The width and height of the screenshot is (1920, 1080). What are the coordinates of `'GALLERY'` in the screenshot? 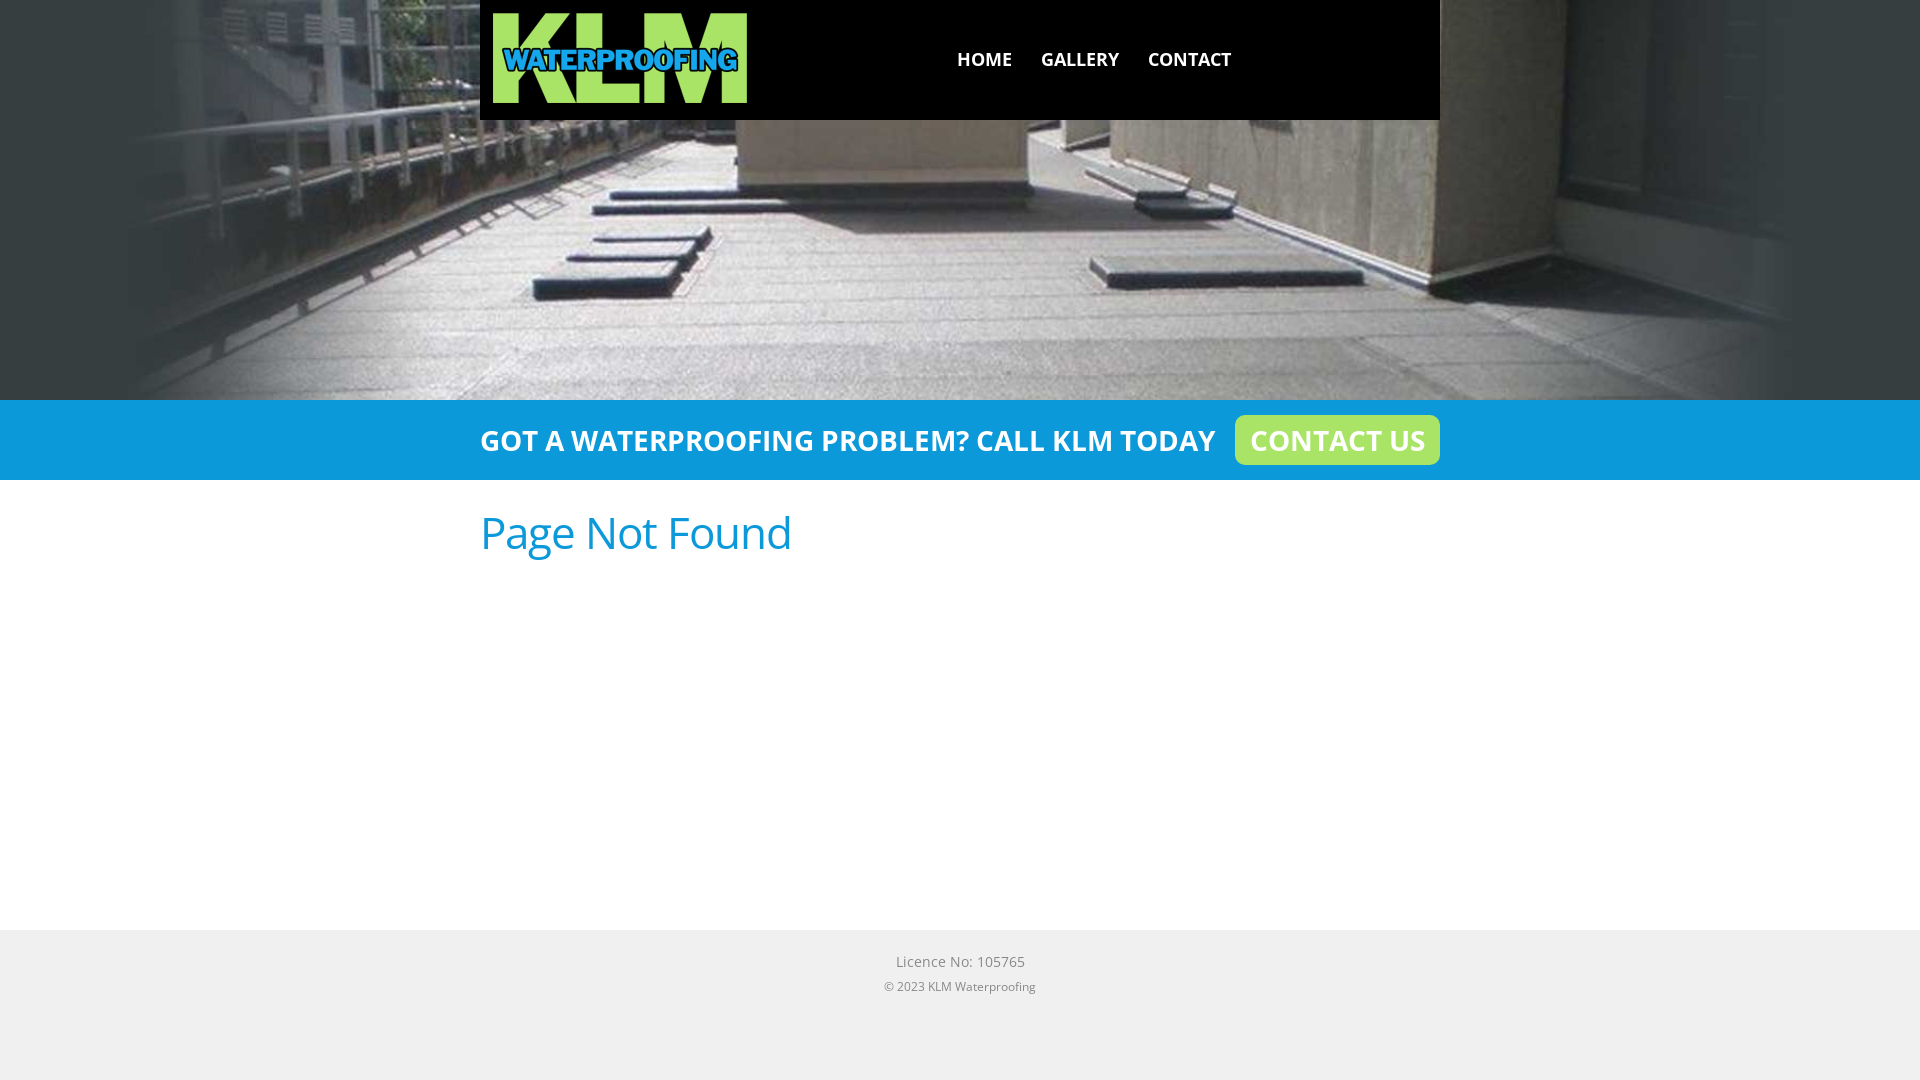 It's located at (1079, 57).